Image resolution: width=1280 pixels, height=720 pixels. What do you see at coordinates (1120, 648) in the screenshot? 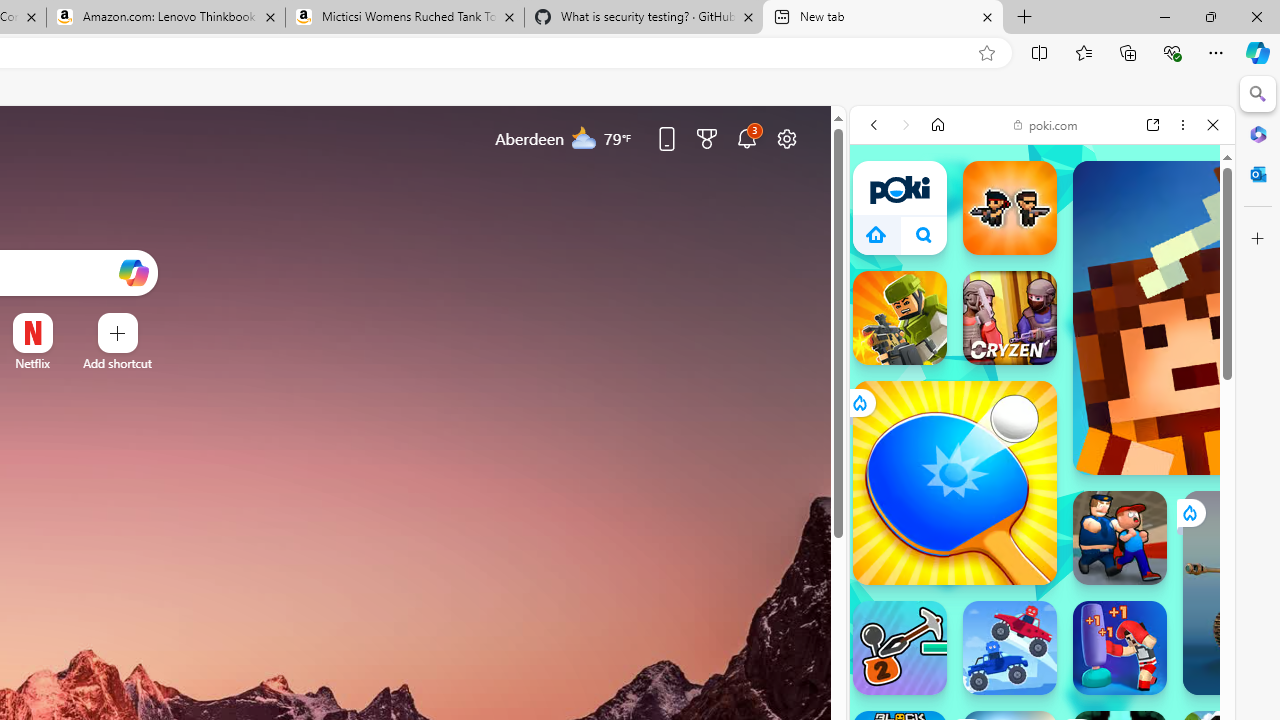
I see `'Punch Legend Simulator'` at bounding box center [1120, 648].